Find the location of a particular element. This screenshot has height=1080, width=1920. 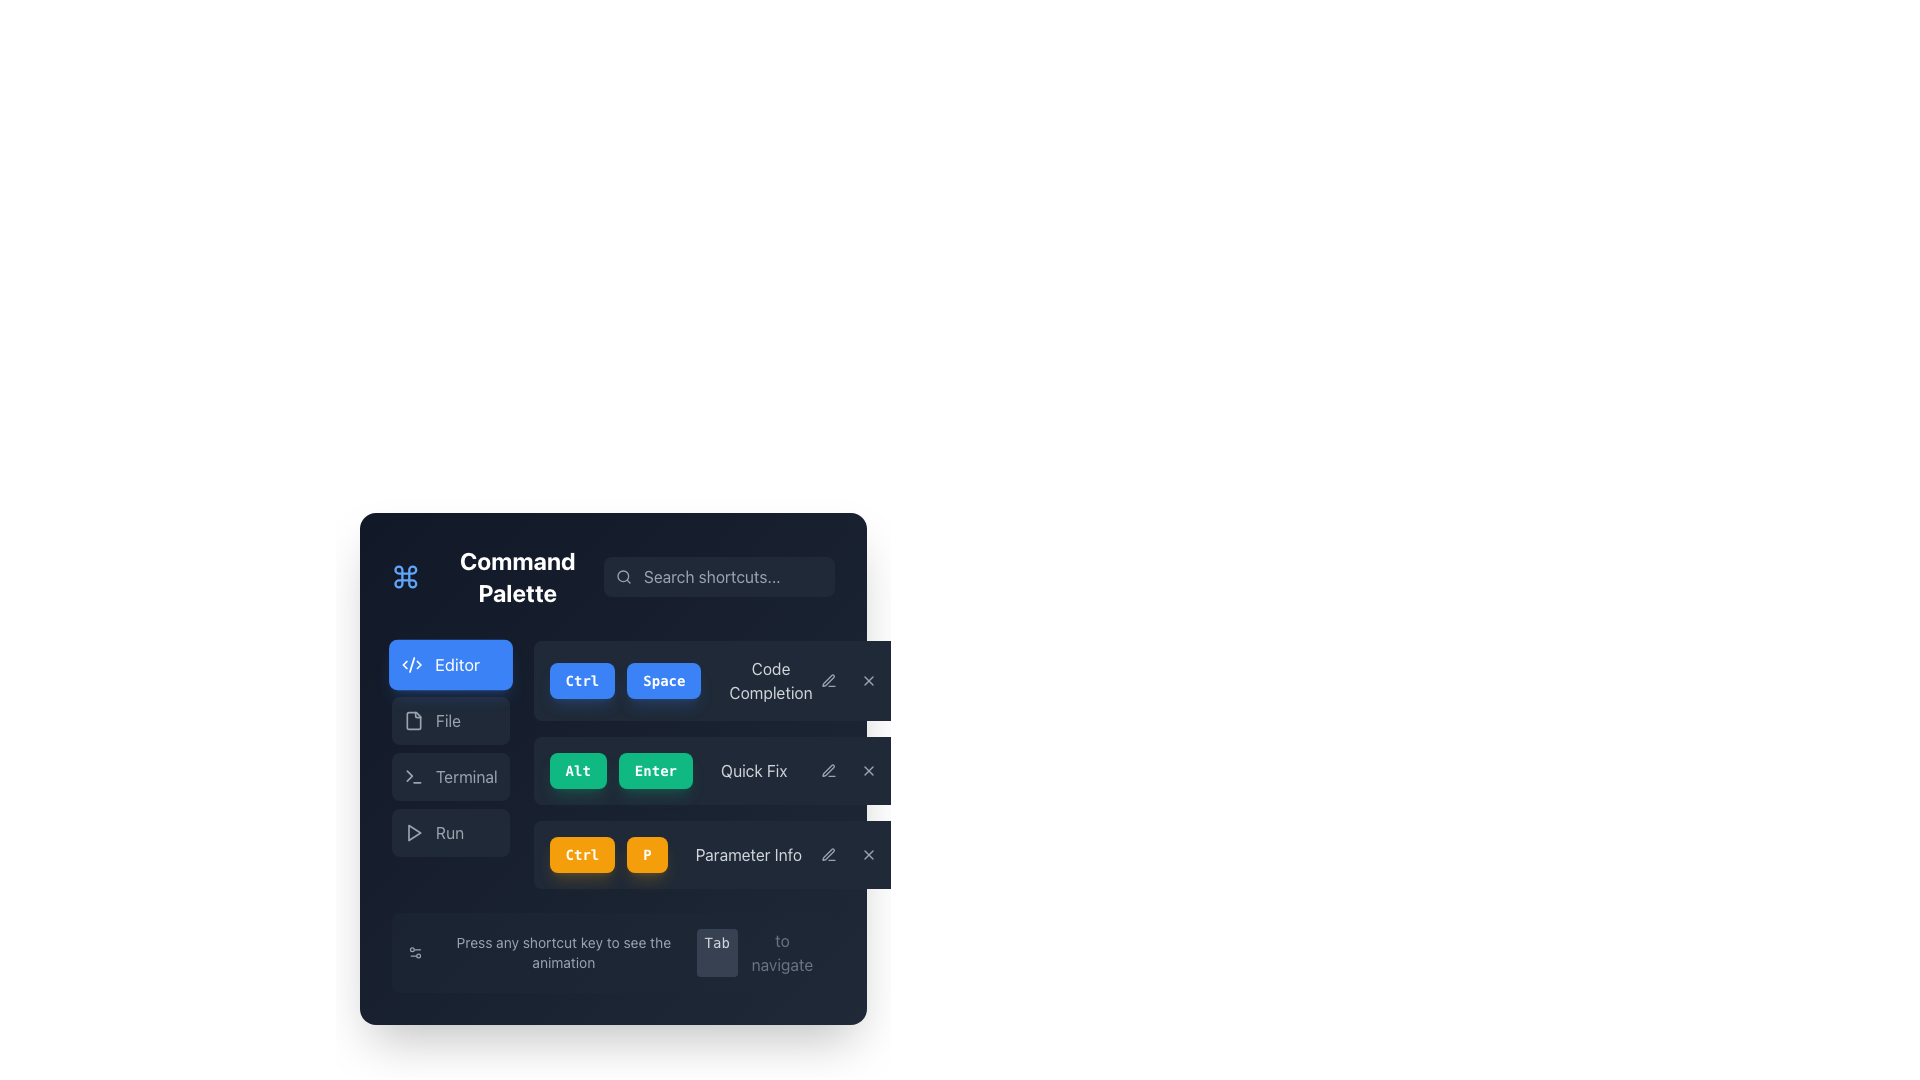

the edit icon located immediately to the right of the 'Code Completion' label in the Command Palette interface is located at coordinates (828, 680).